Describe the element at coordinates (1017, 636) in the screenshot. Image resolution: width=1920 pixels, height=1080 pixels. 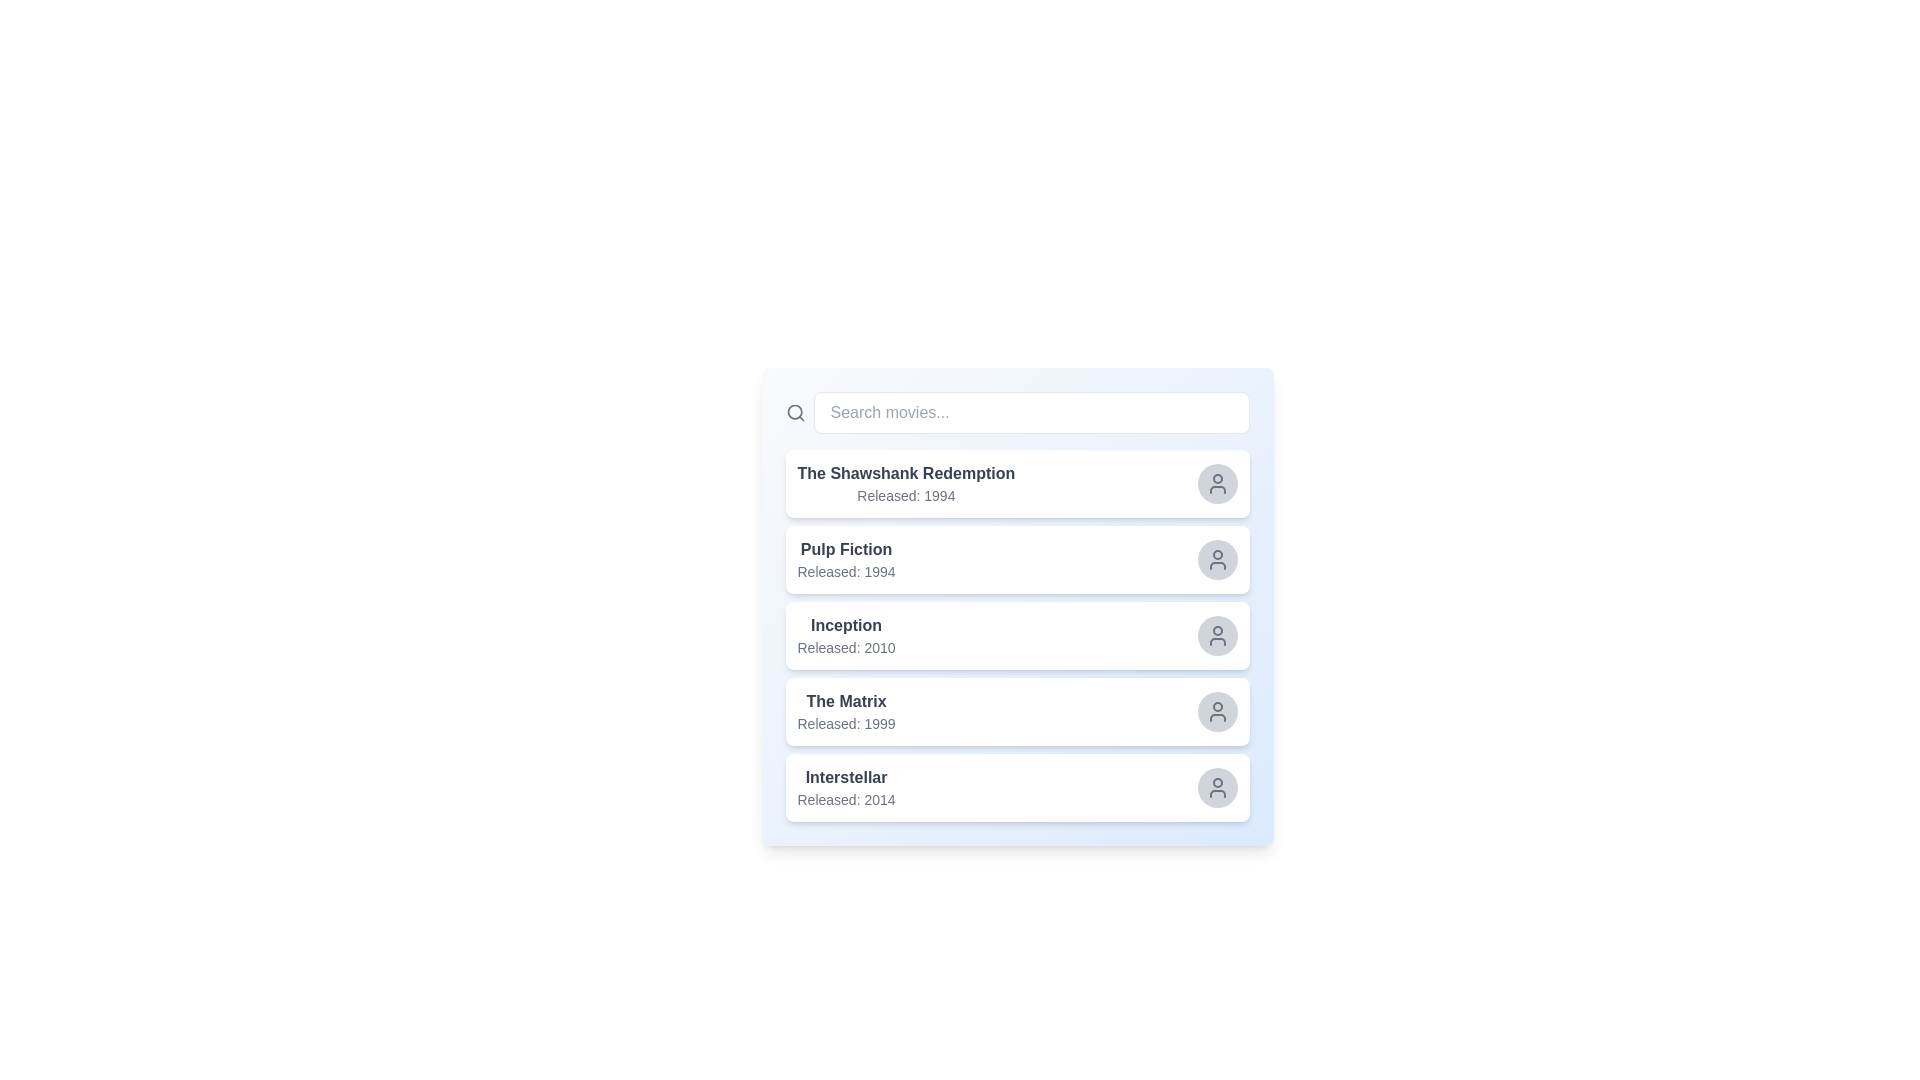
I see `the Informational card displaying the title and release year of the movie 'Inception', which is the third card in the movie catalog list` at that location.